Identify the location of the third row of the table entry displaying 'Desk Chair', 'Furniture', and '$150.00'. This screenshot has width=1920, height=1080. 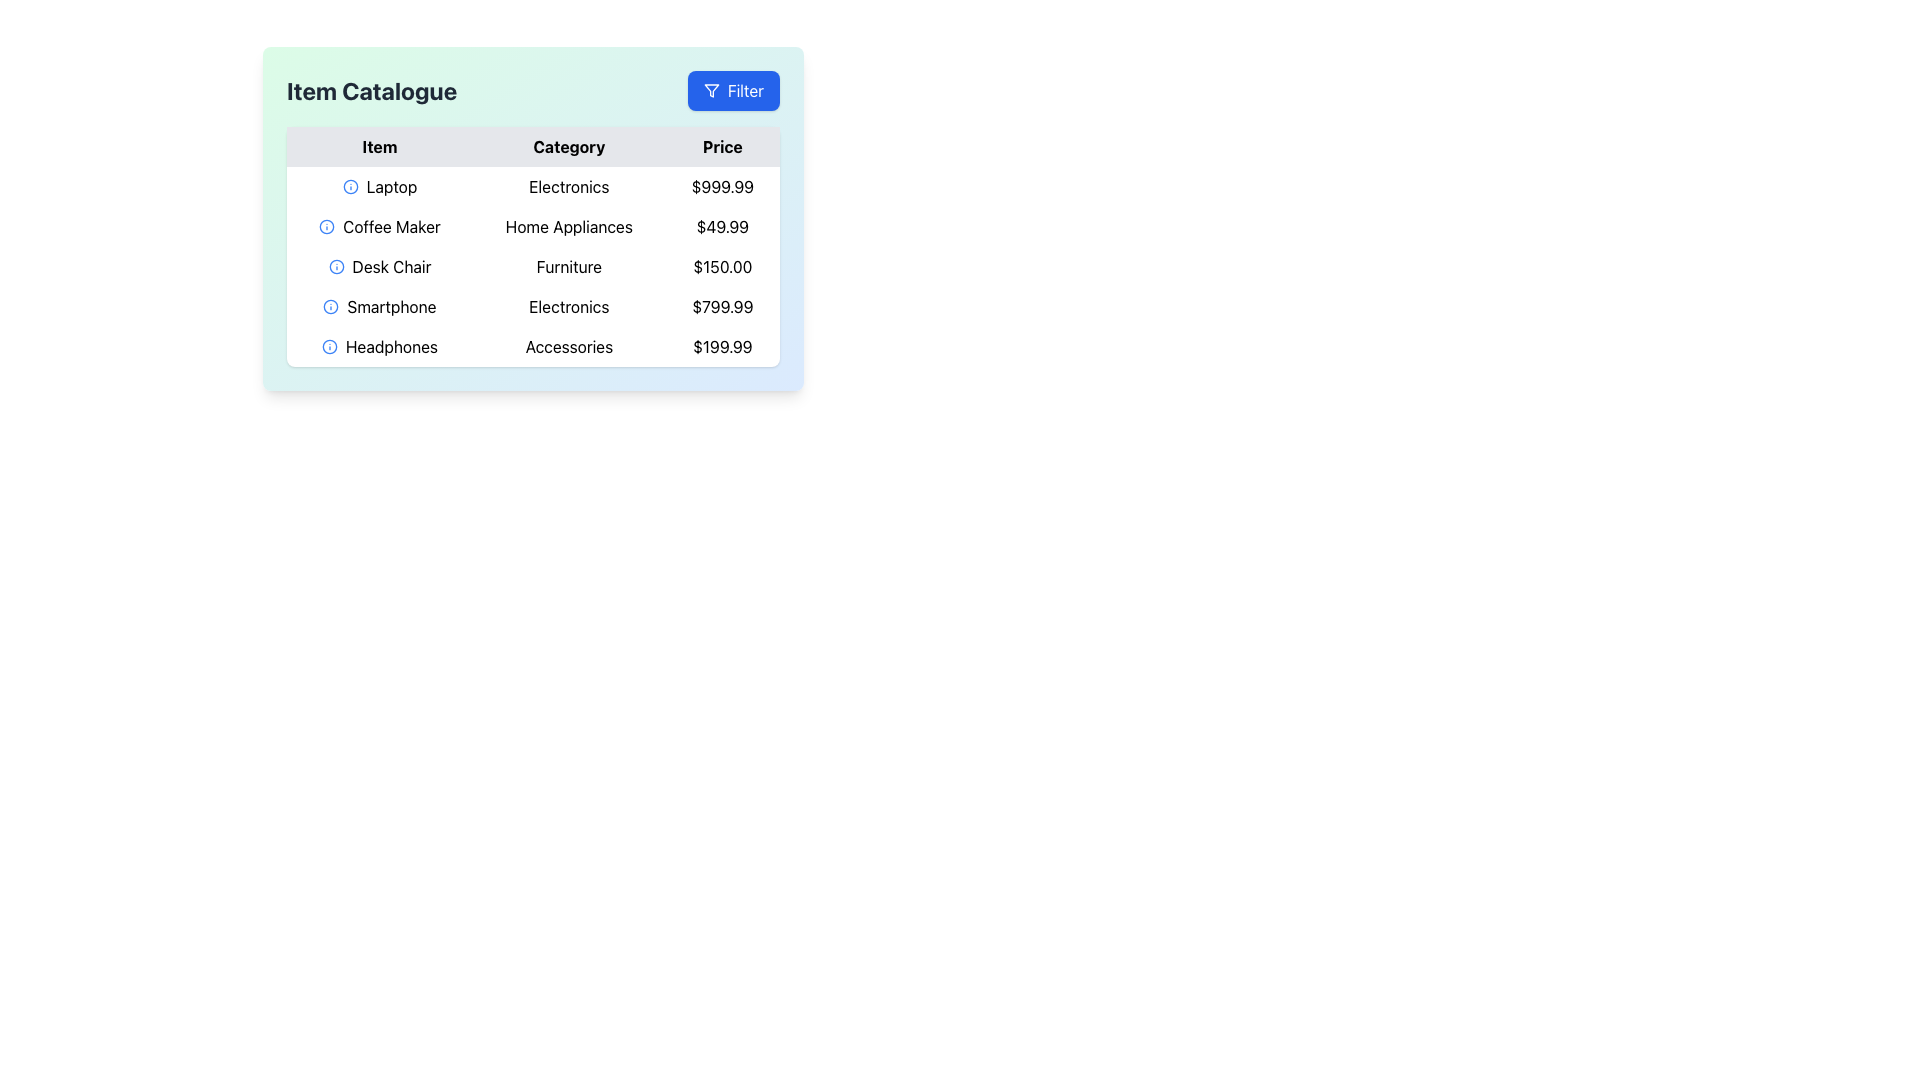
(533, 265).